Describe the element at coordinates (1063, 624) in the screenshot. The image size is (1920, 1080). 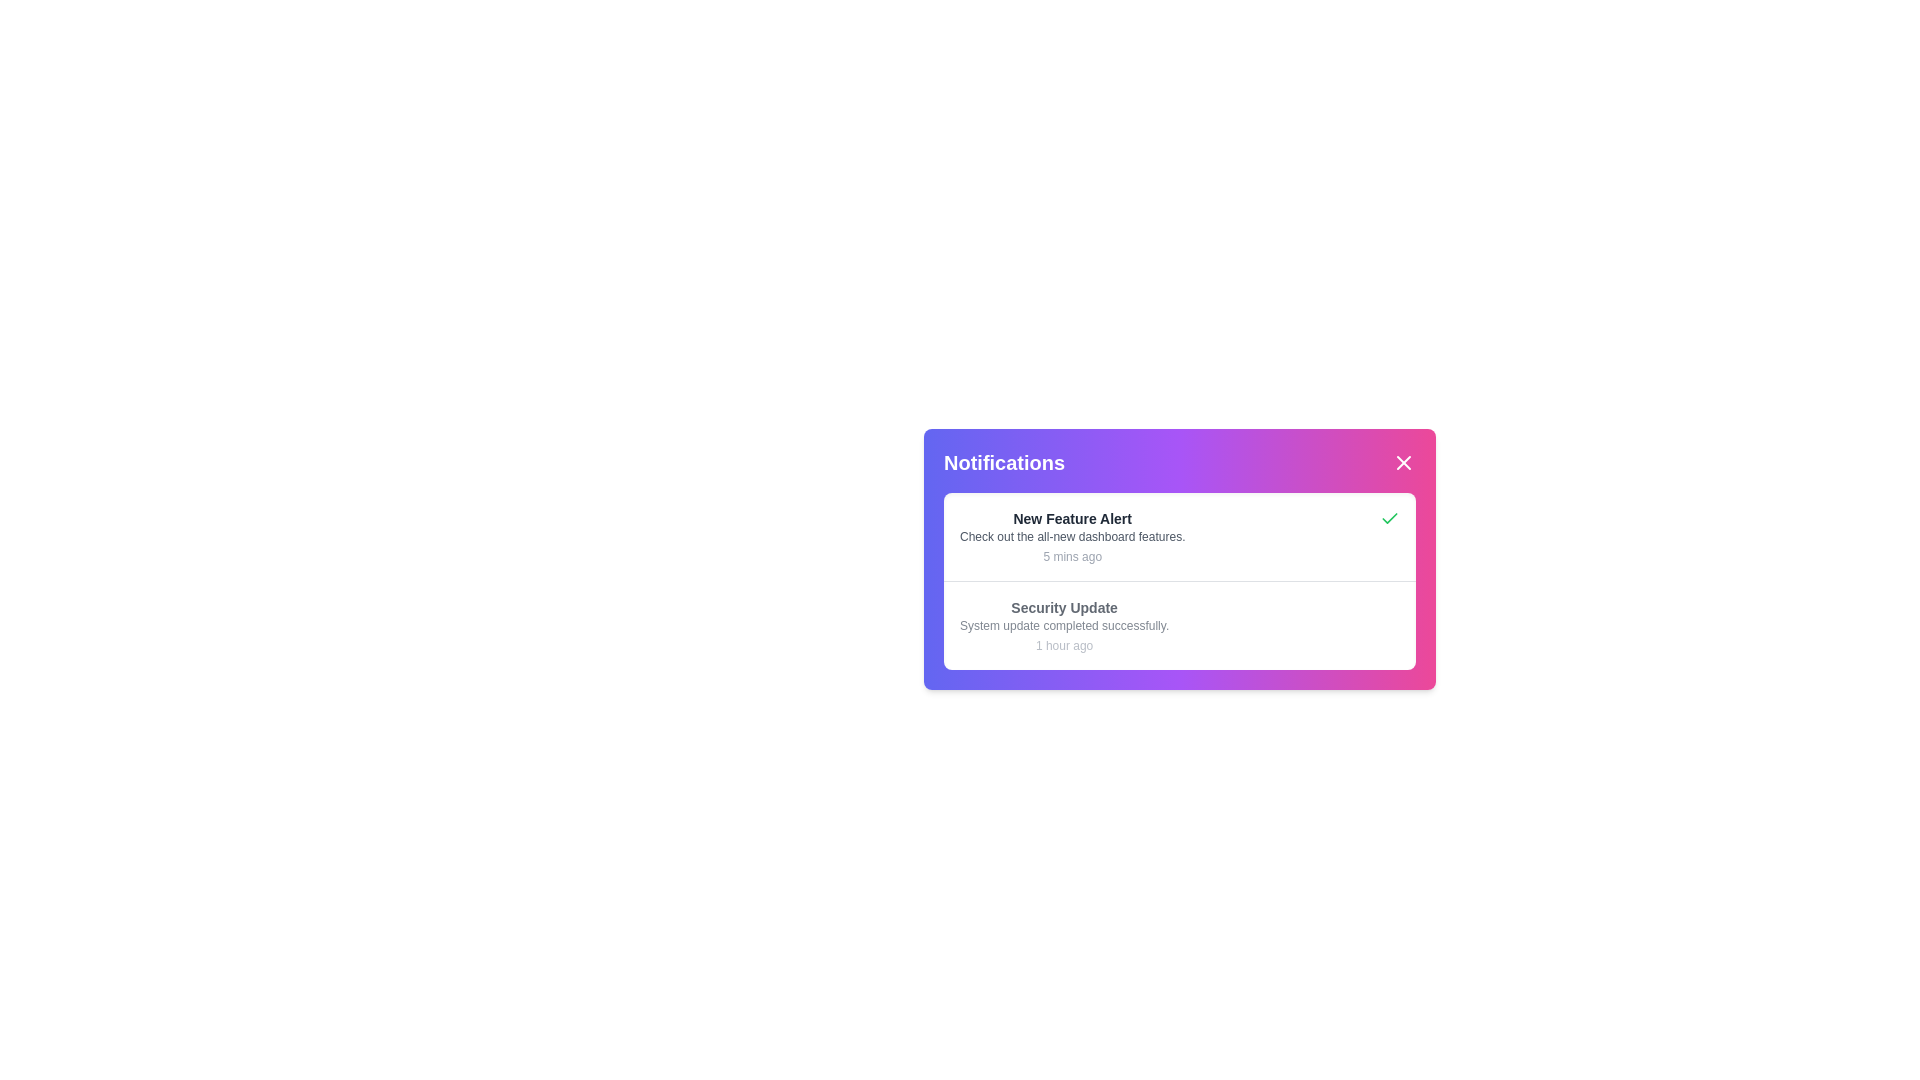
I see `the second notification entry titled 'Security Update'` at that location.